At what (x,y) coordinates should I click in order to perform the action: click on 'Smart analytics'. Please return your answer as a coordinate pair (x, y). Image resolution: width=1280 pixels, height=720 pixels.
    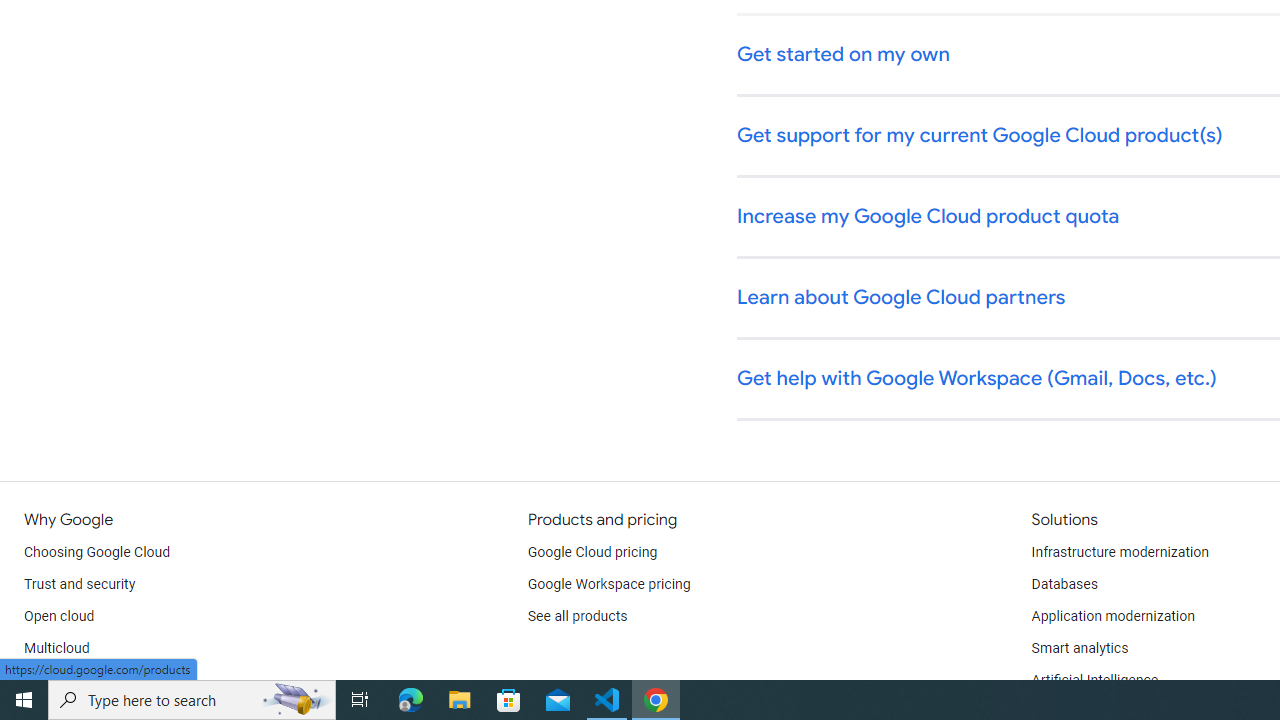
    Looking at the image, I should click on (1078, 649).